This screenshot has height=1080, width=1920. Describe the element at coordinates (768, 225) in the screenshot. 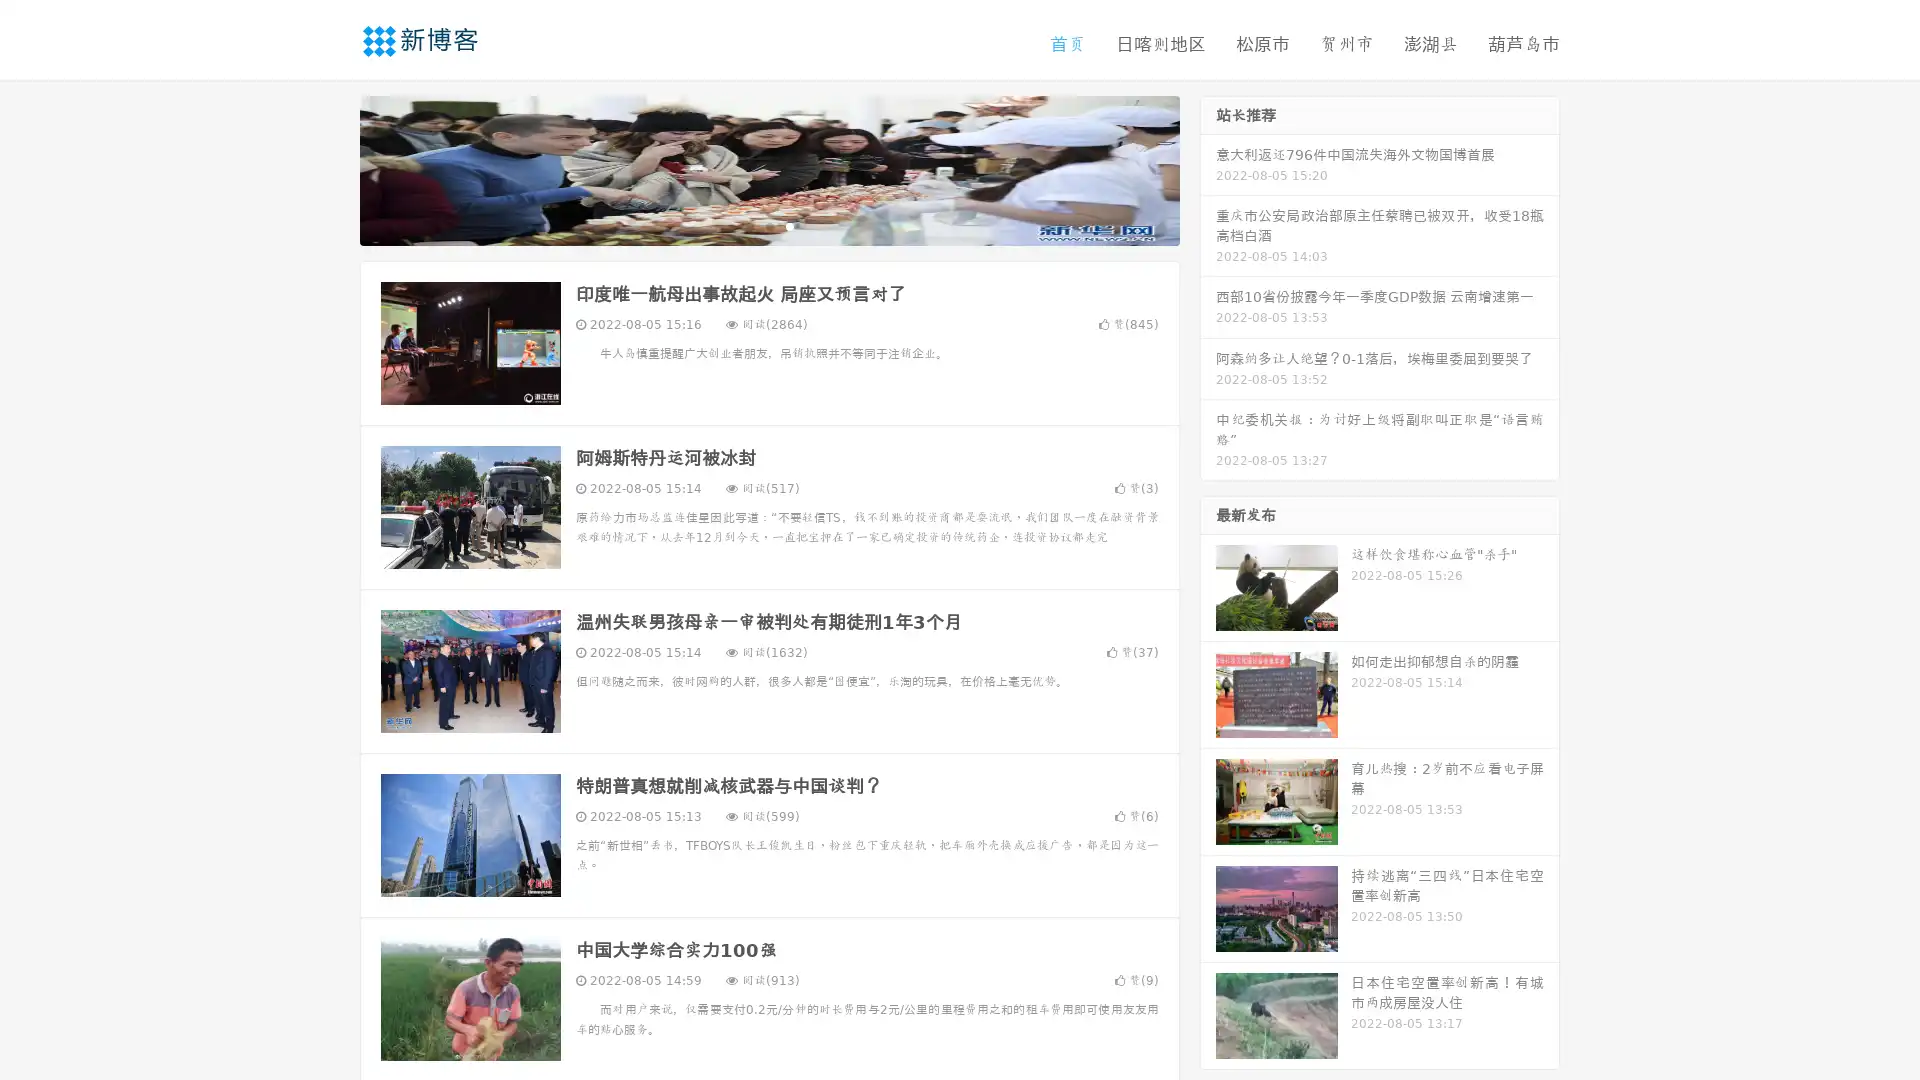

I see `Go to slide 2` at that location.